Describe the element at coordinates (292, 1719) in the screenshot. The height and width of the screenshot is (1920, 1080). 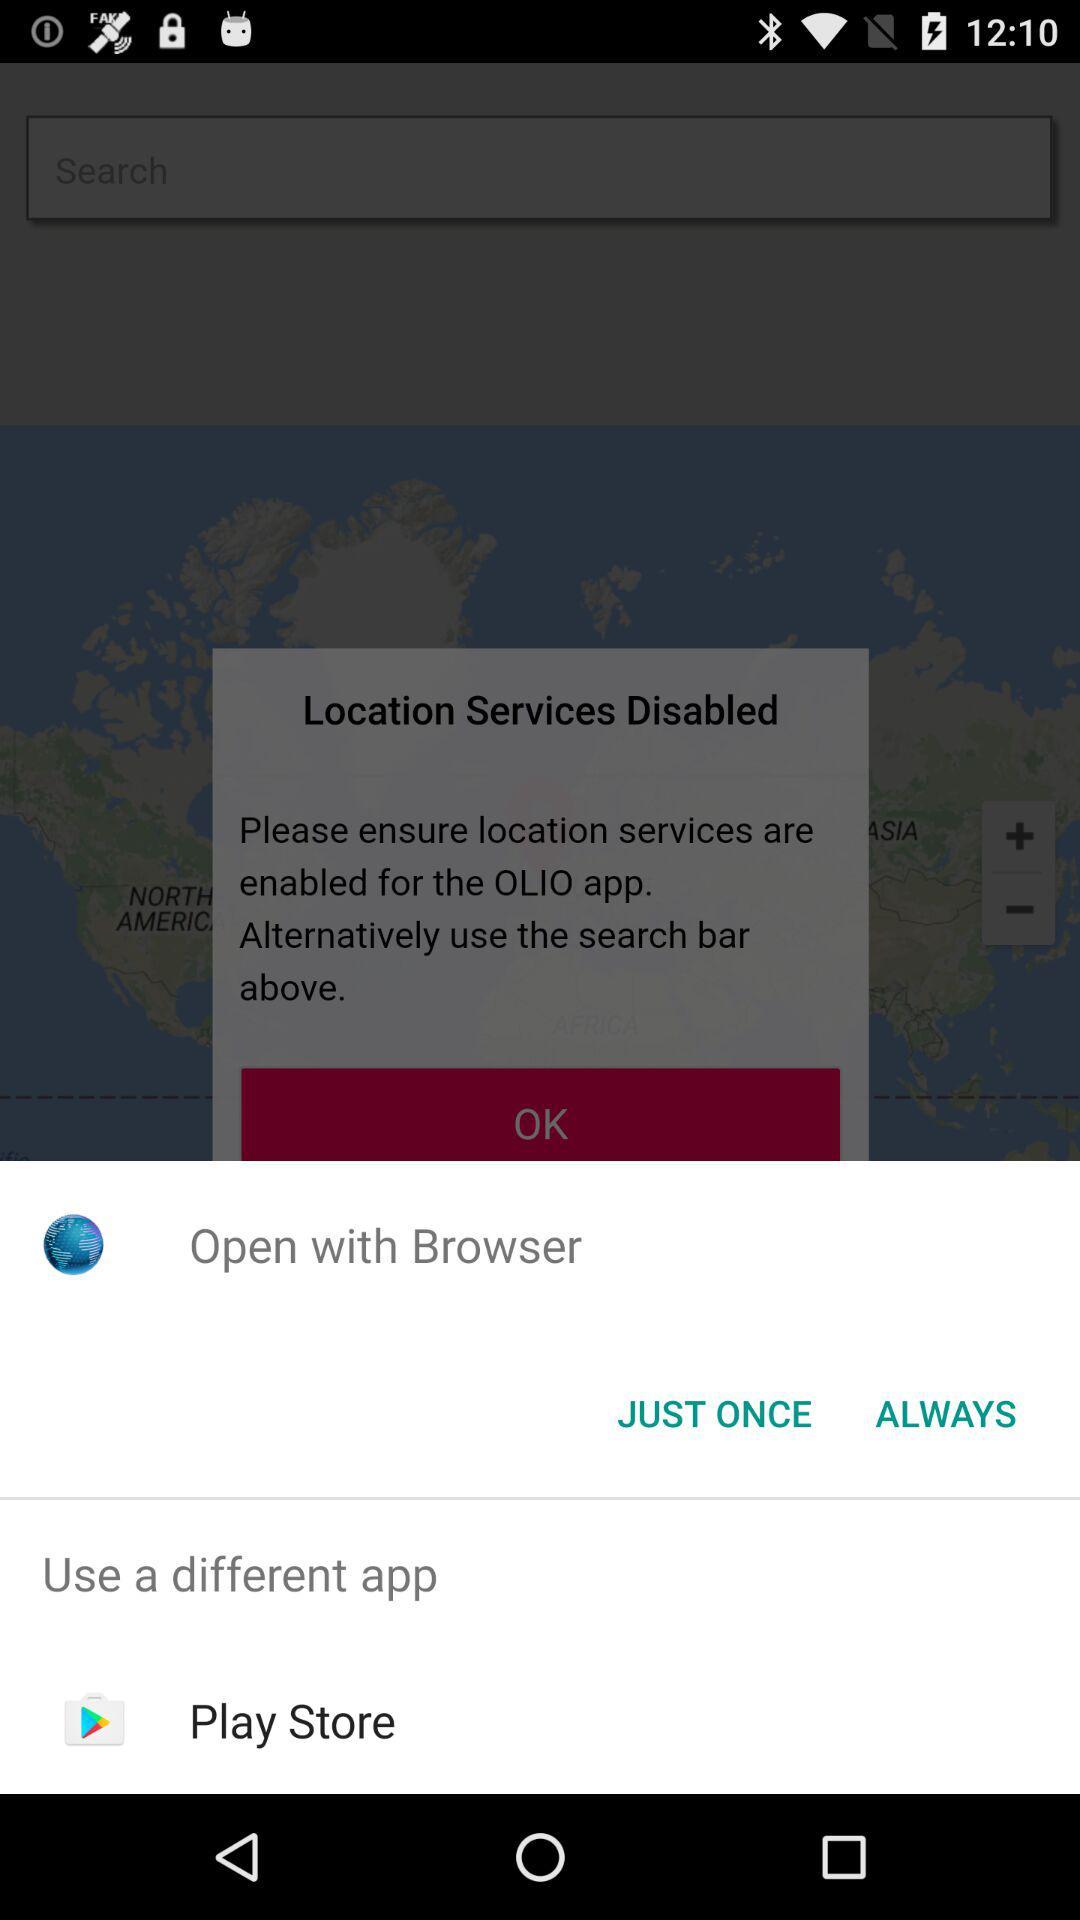
I see `icon below the use a different app` at that location.